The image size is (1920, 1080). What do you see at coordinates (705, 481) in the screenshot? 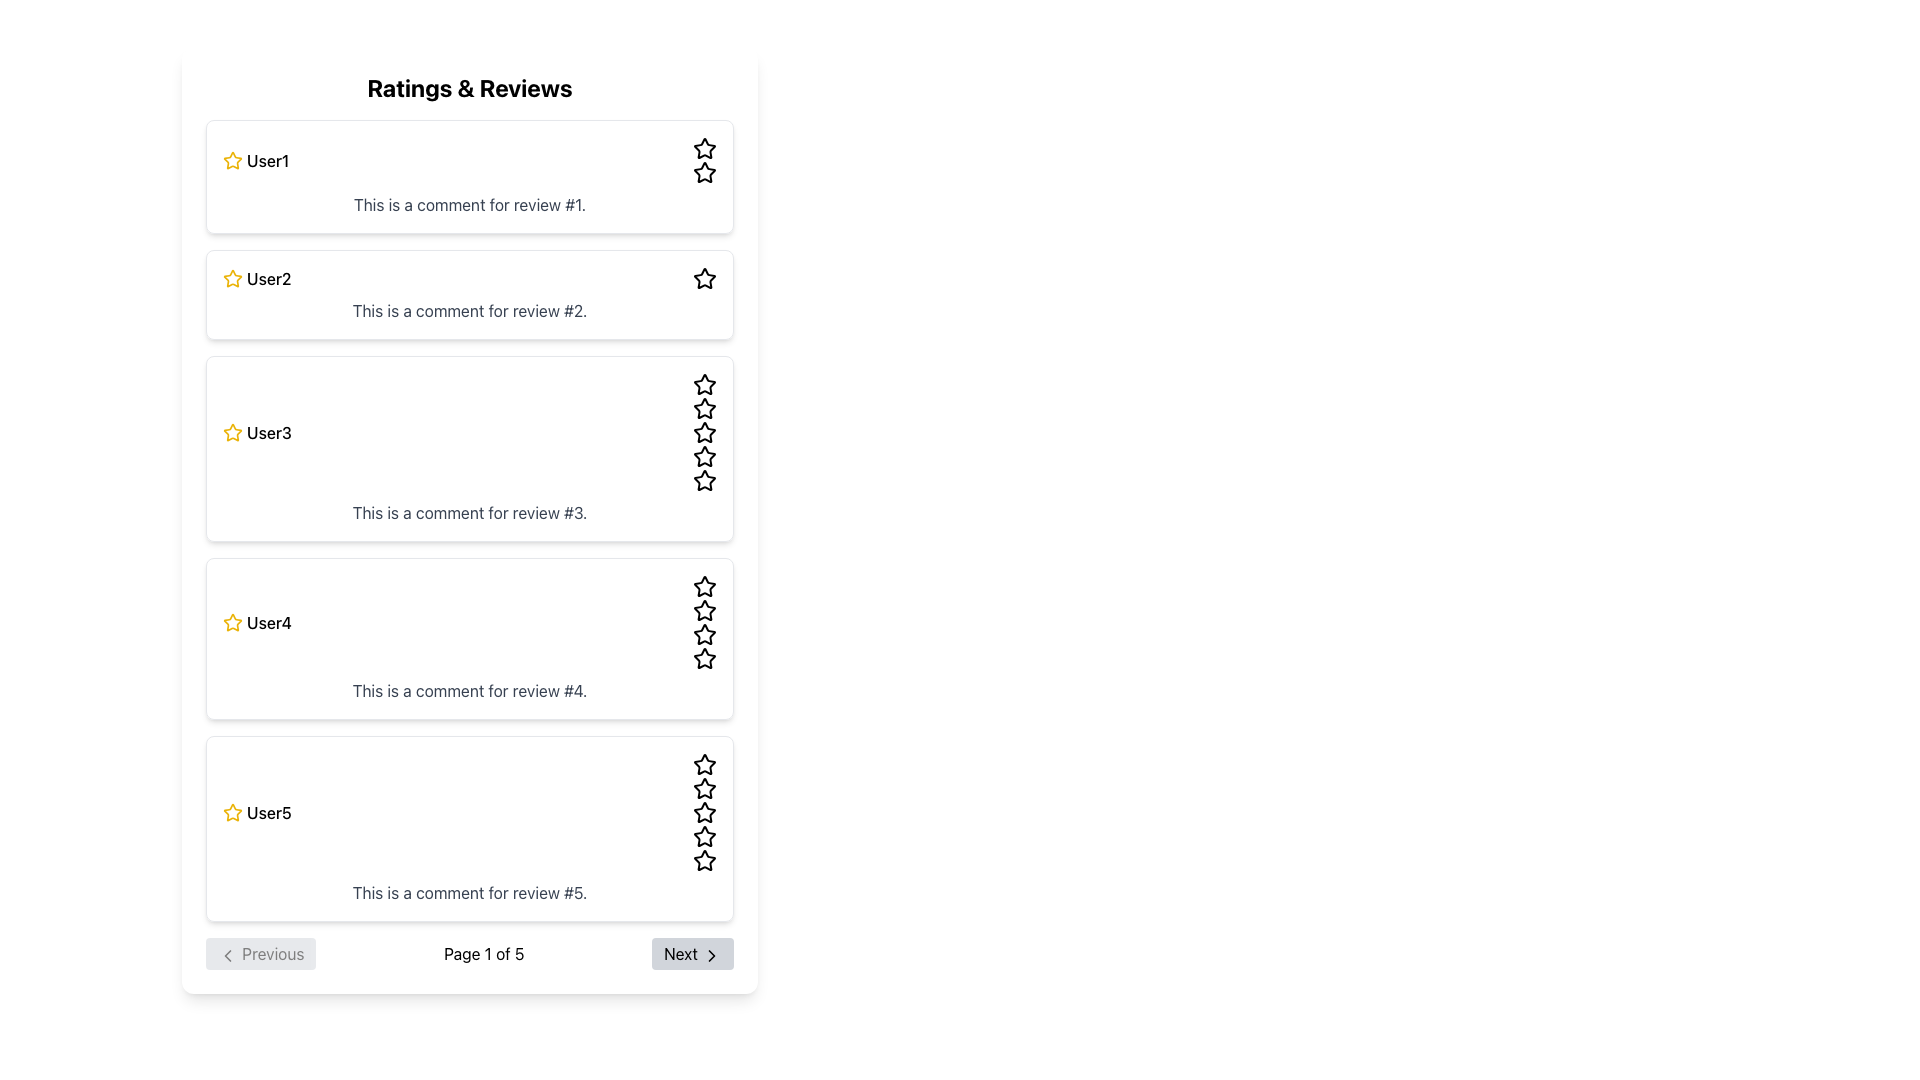
I see `the fifth black outlined star icon in the rating section of the third user review` at bounding box center [705, 481].